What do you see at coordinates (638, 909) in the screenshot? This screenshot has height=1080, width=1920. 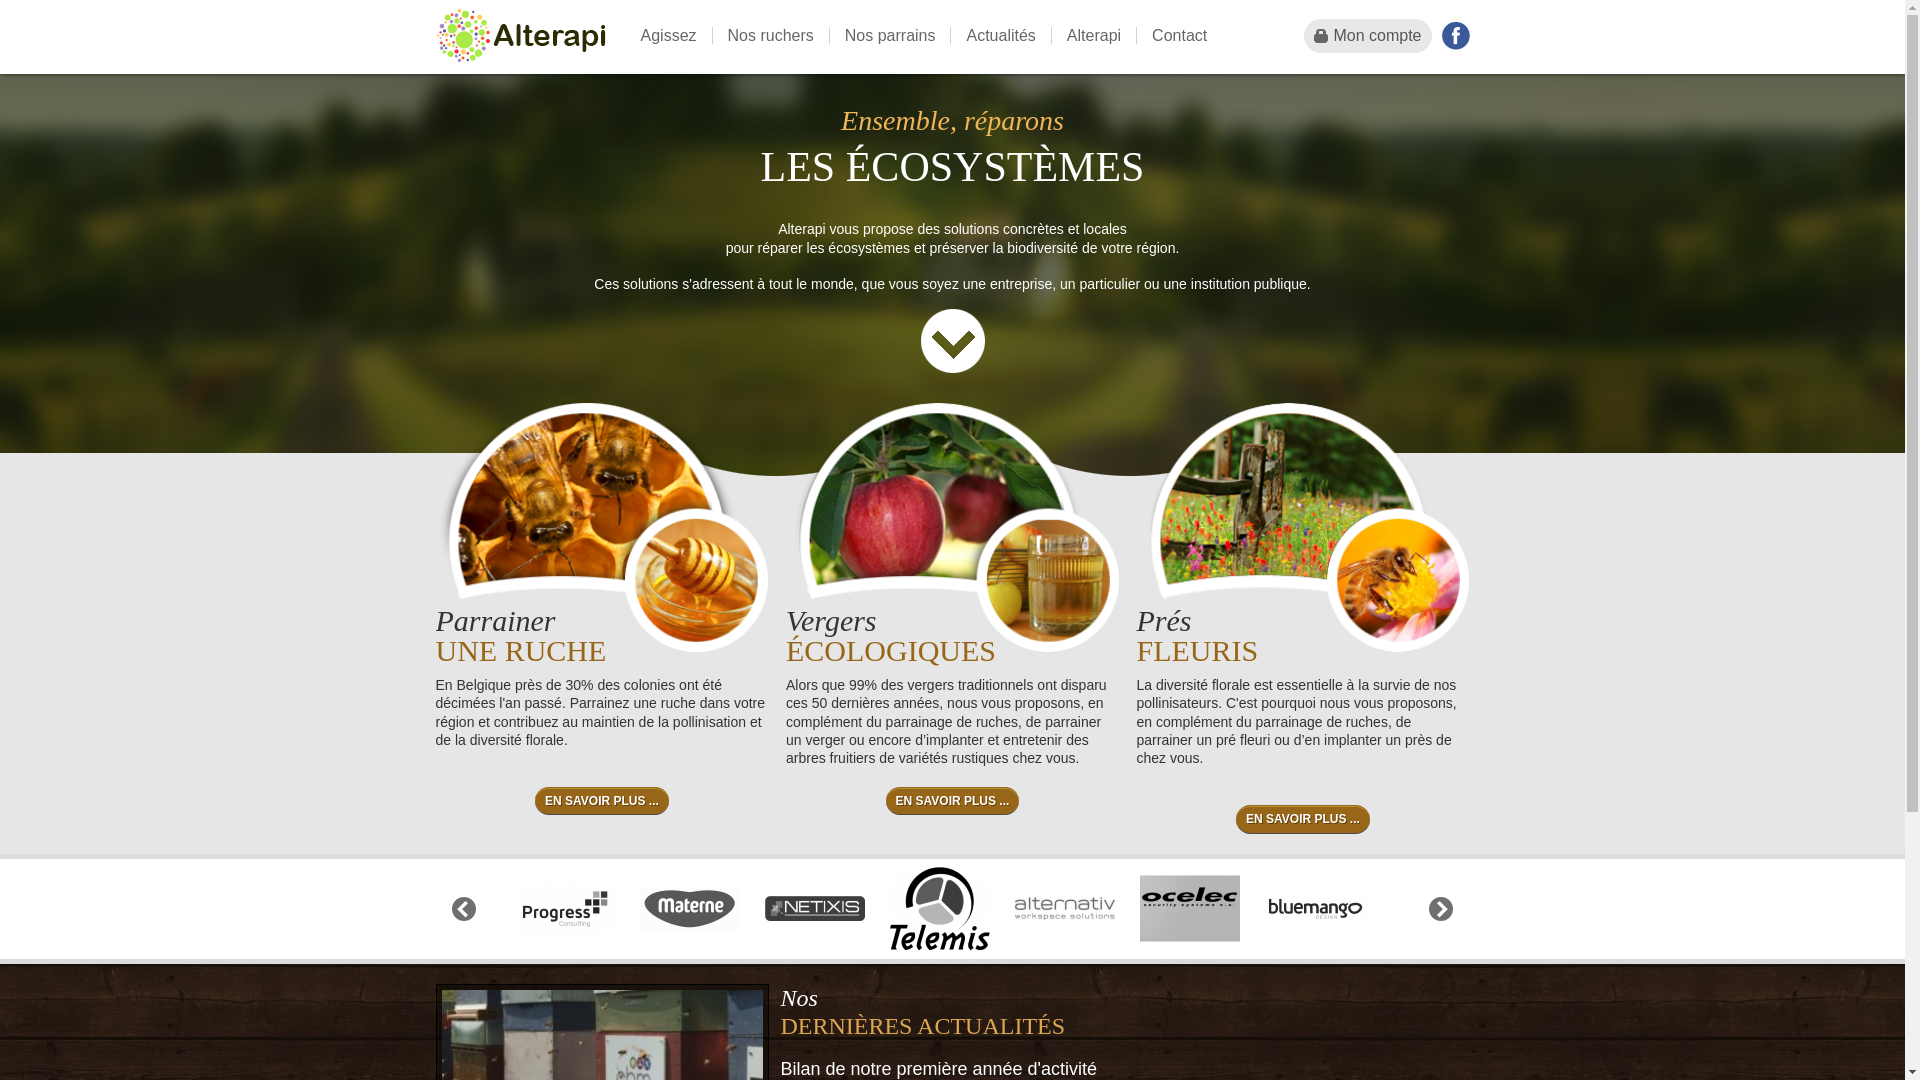 I see `'materne'` at bounding box center [638, 909].